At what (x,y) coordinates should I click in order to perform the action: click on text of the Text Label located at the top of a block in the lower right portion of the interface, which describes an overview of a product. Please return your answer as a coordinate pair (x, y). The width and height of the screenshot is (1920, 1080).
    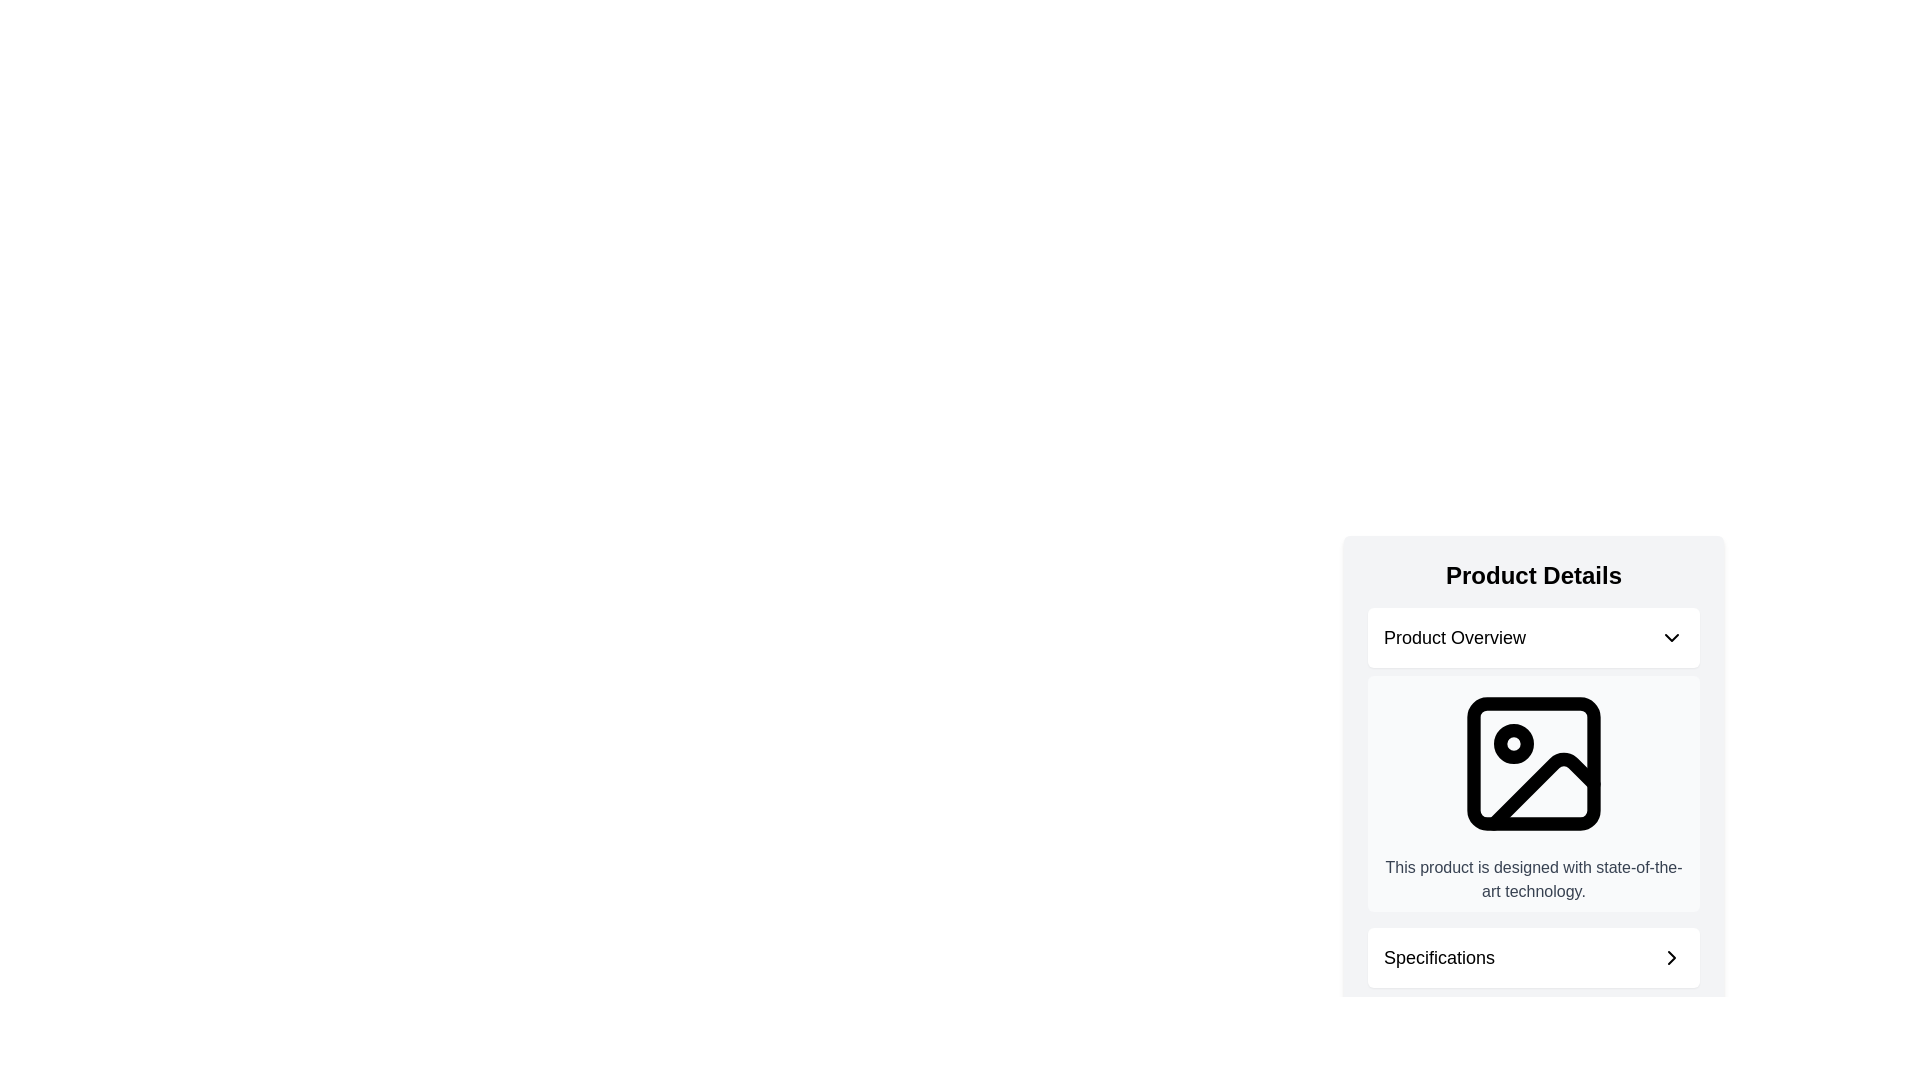
    Looking at the image, I should click on (1454, 637).